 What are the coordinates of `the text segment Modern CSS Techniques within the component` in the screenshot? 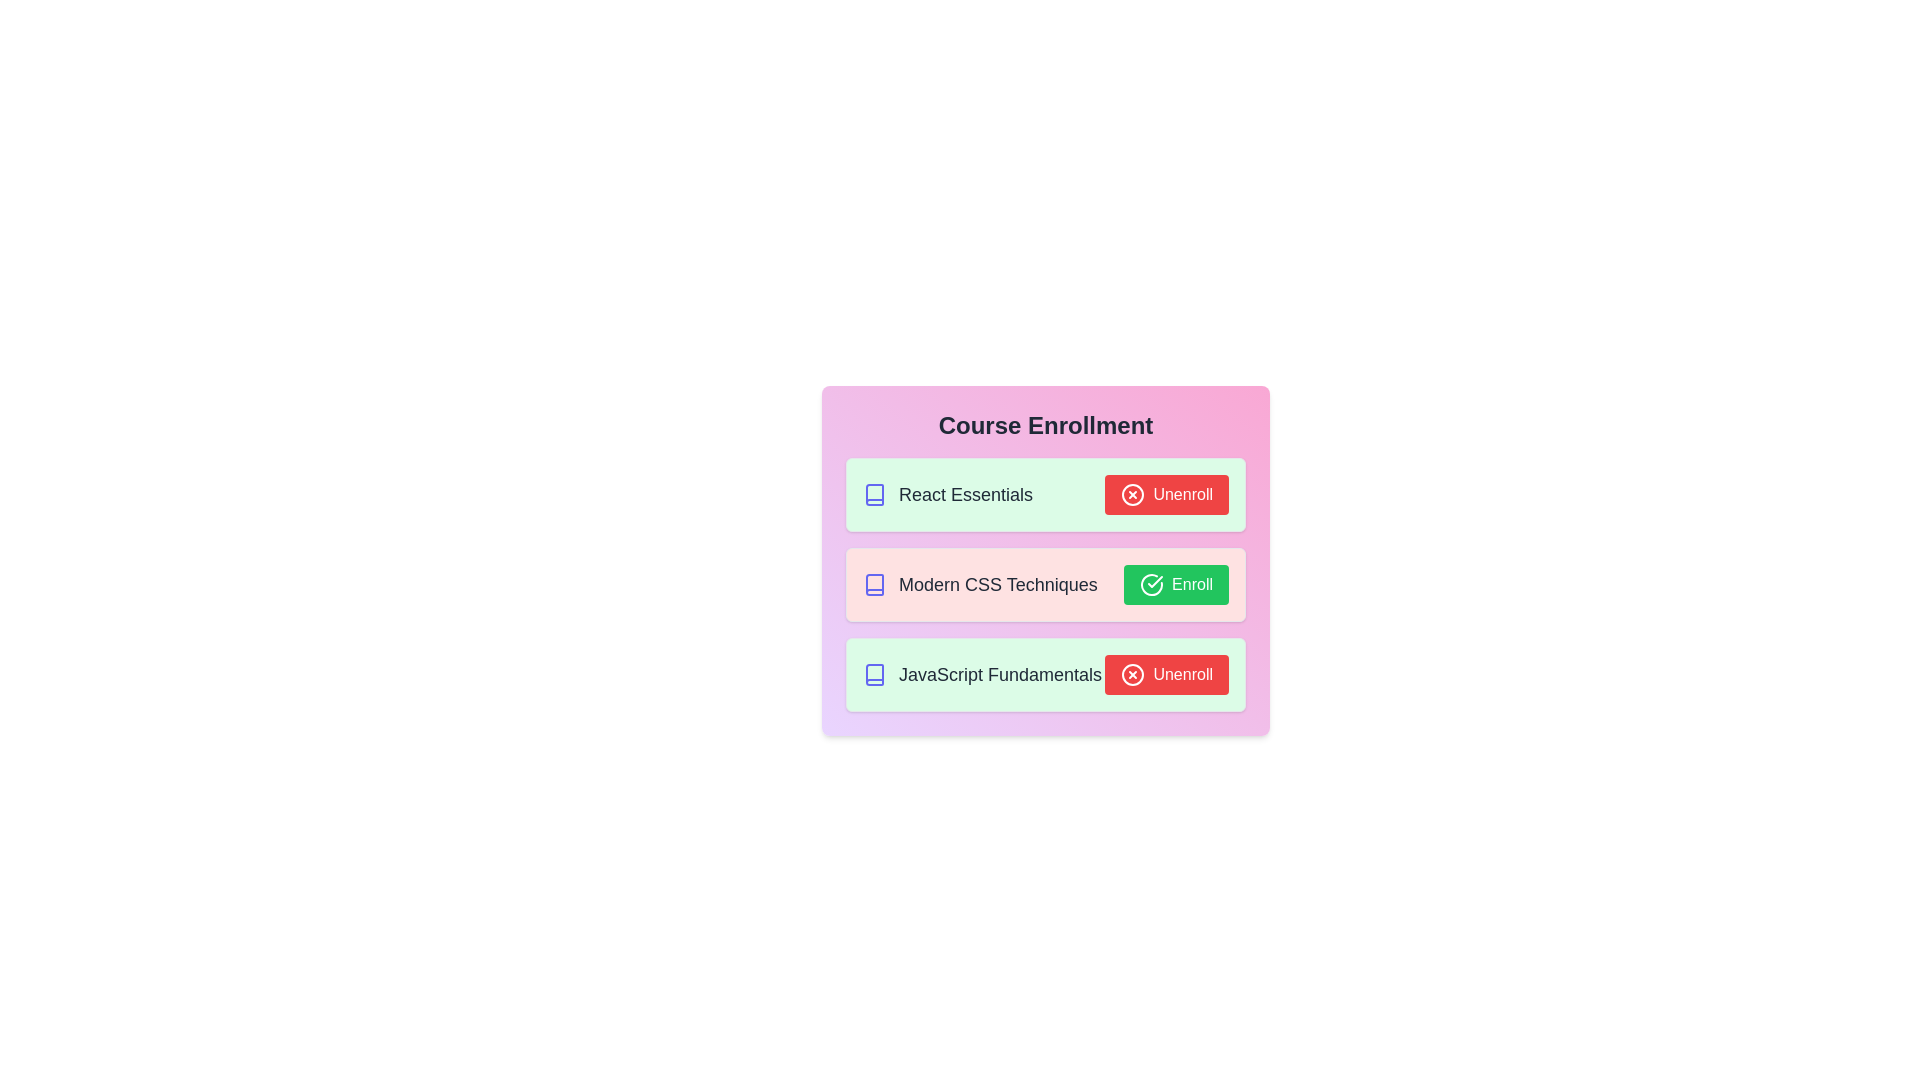 It's located at (979, 585).